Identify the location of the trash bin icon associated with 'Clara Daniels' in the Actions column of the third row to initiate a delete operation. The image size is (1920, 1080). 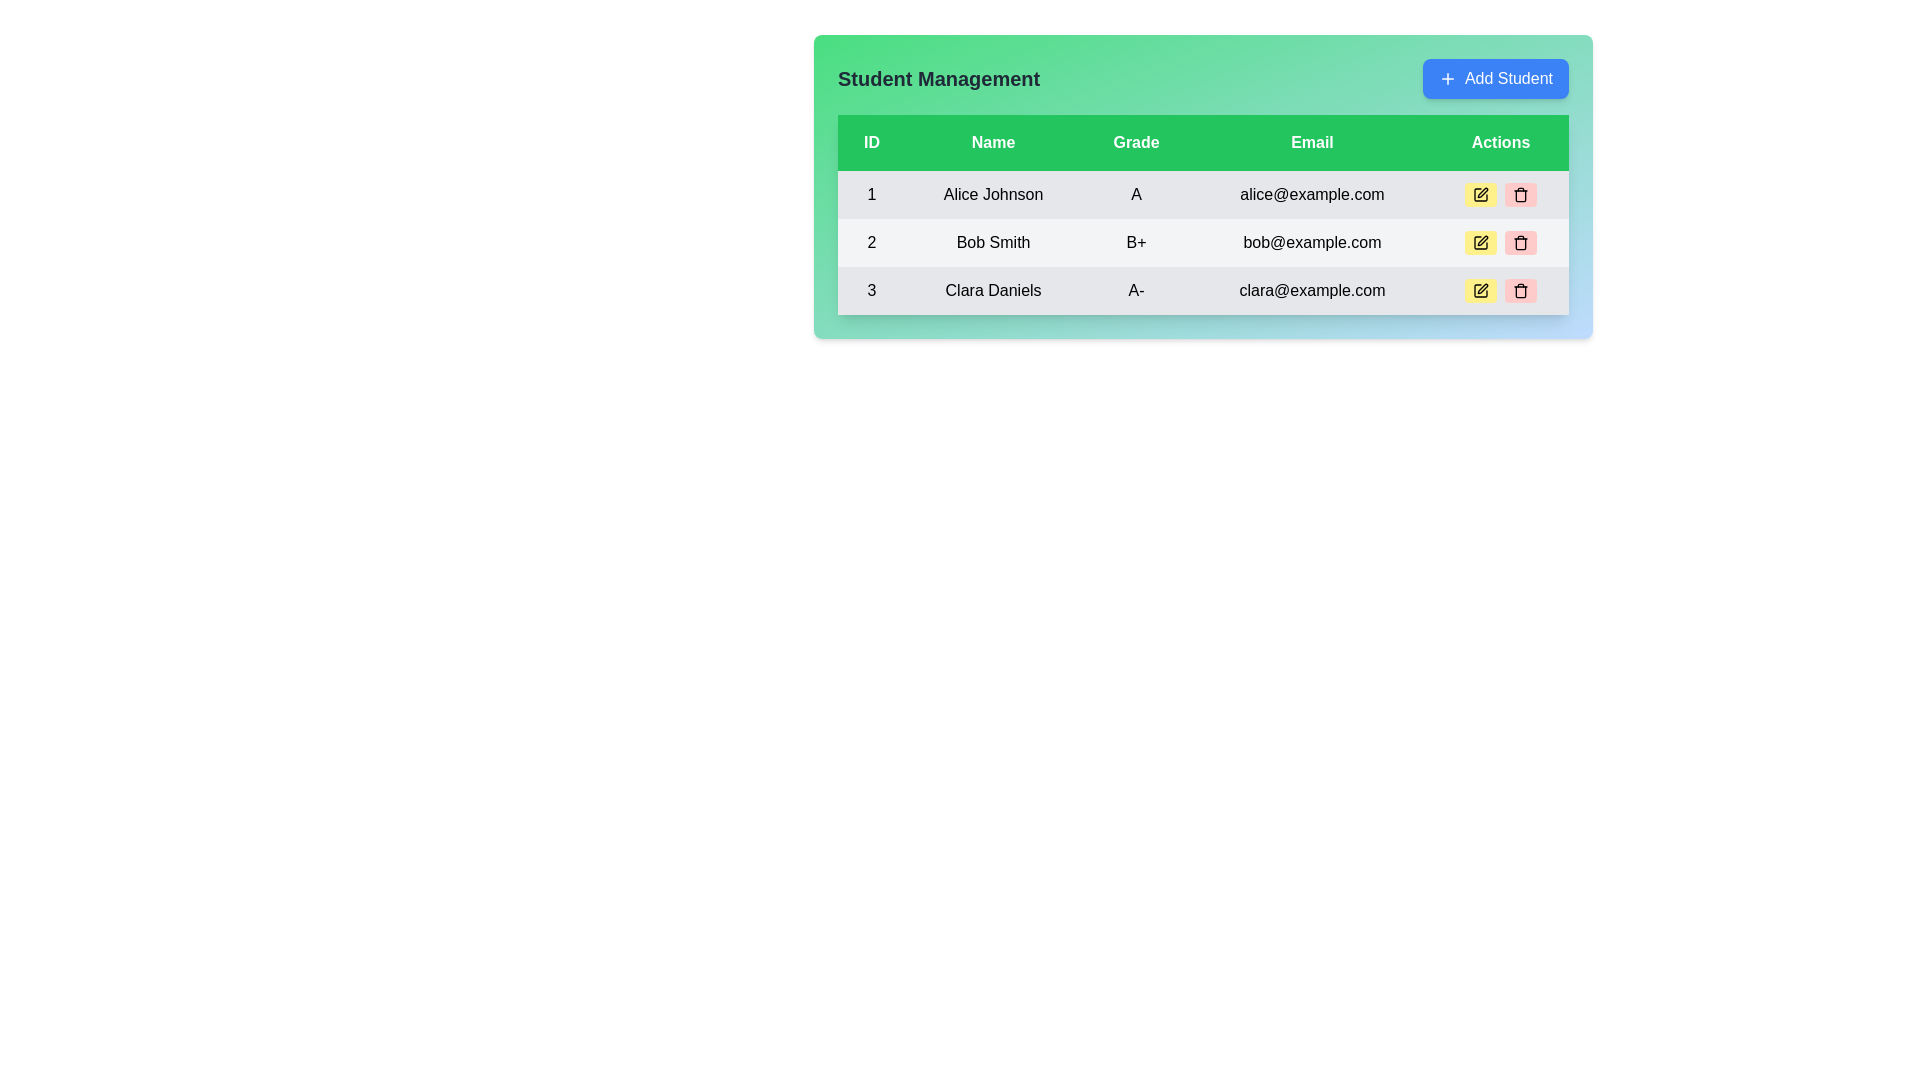
(1520, 196).